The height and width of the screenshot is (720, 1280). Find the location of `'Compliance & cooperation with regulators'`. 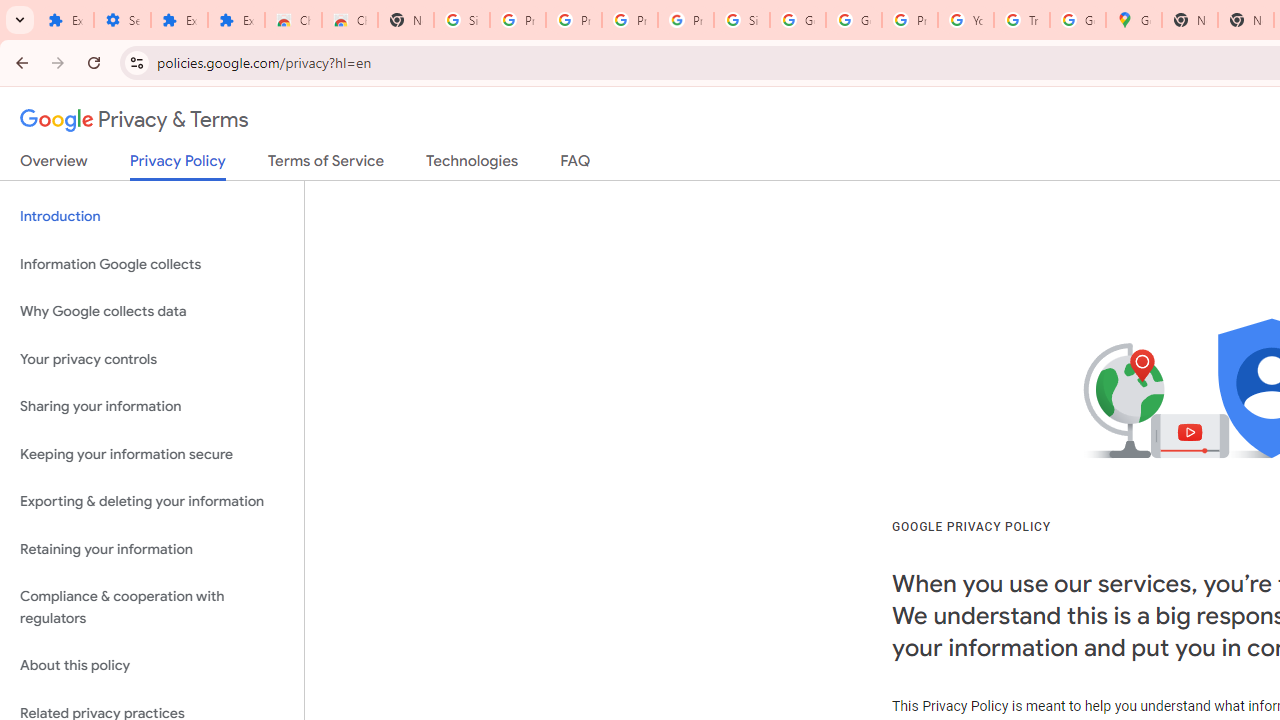

'Compliance & cooperation with regulators' is located at coordinates (151, 607).